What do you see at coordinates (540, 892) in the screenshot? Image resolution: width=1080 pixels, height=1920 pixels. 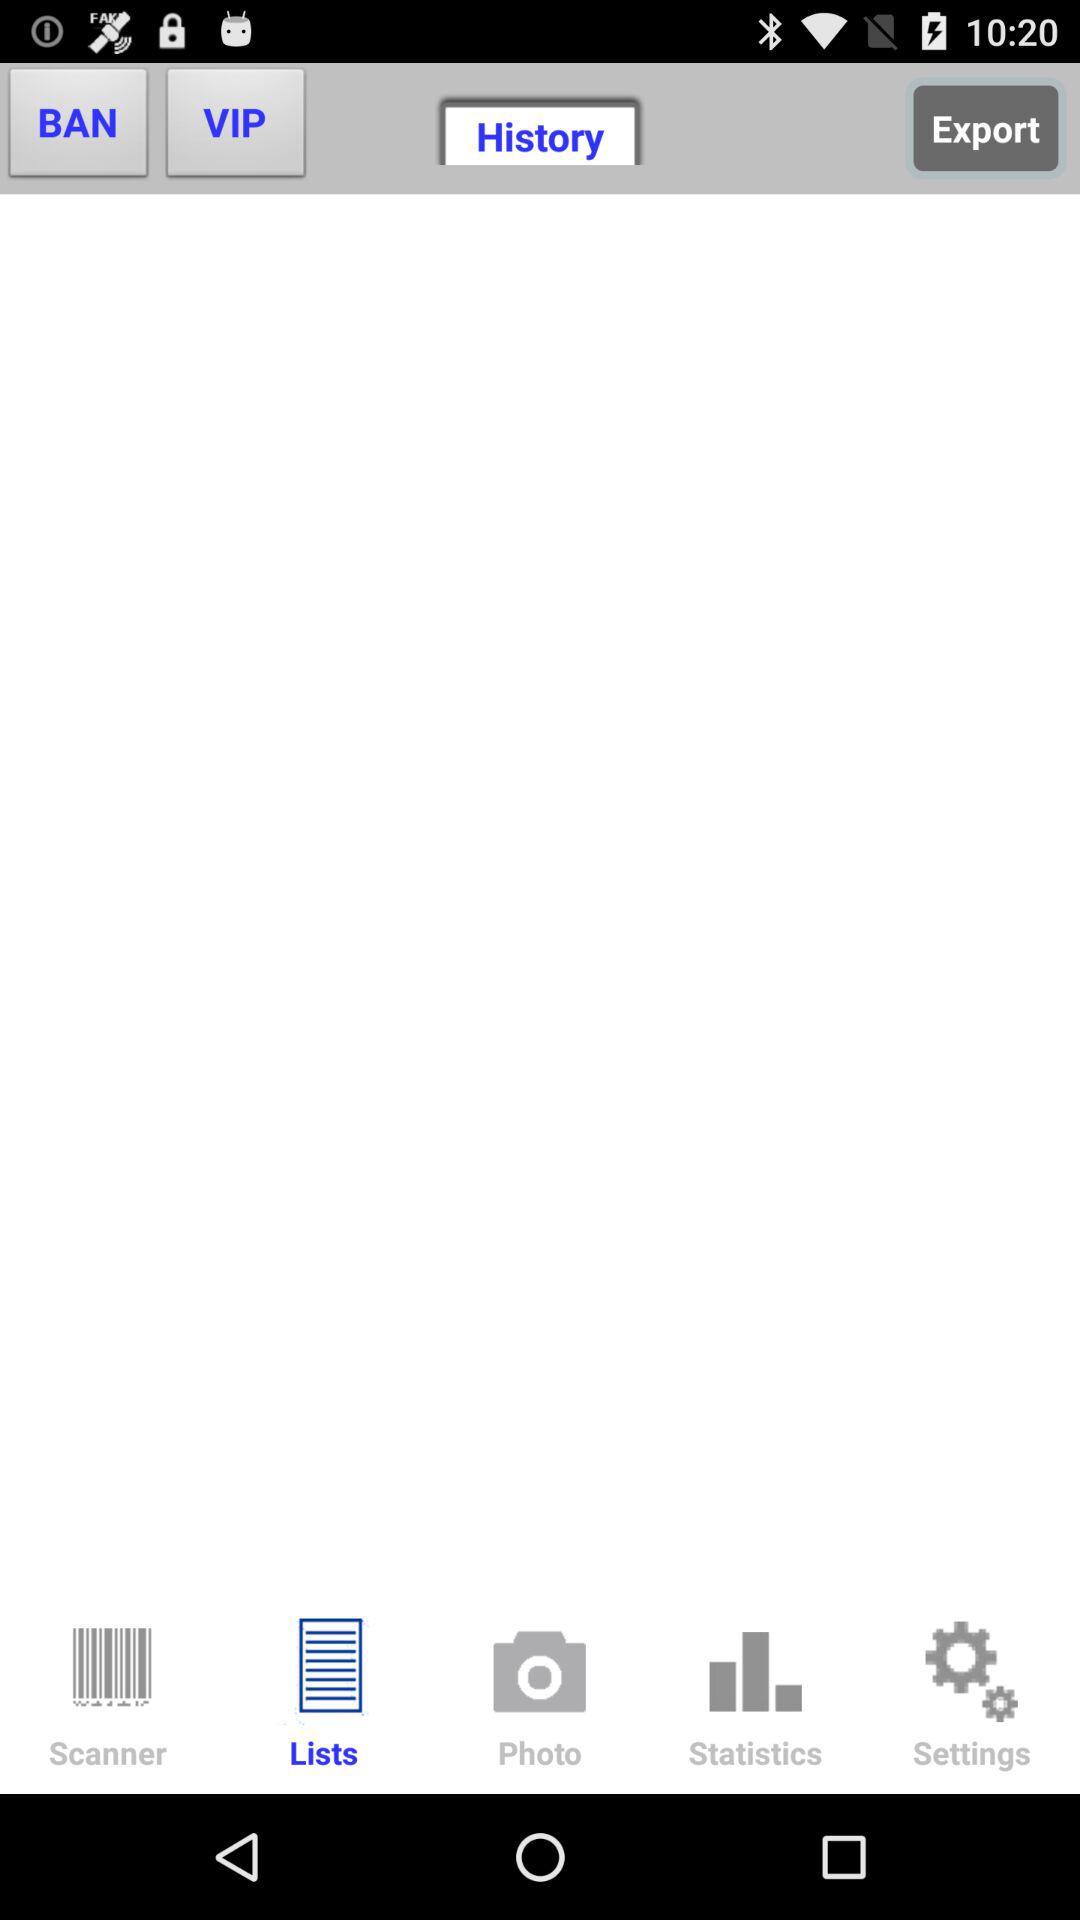 I see `the icon at the center` at bounding box center [540, 892].